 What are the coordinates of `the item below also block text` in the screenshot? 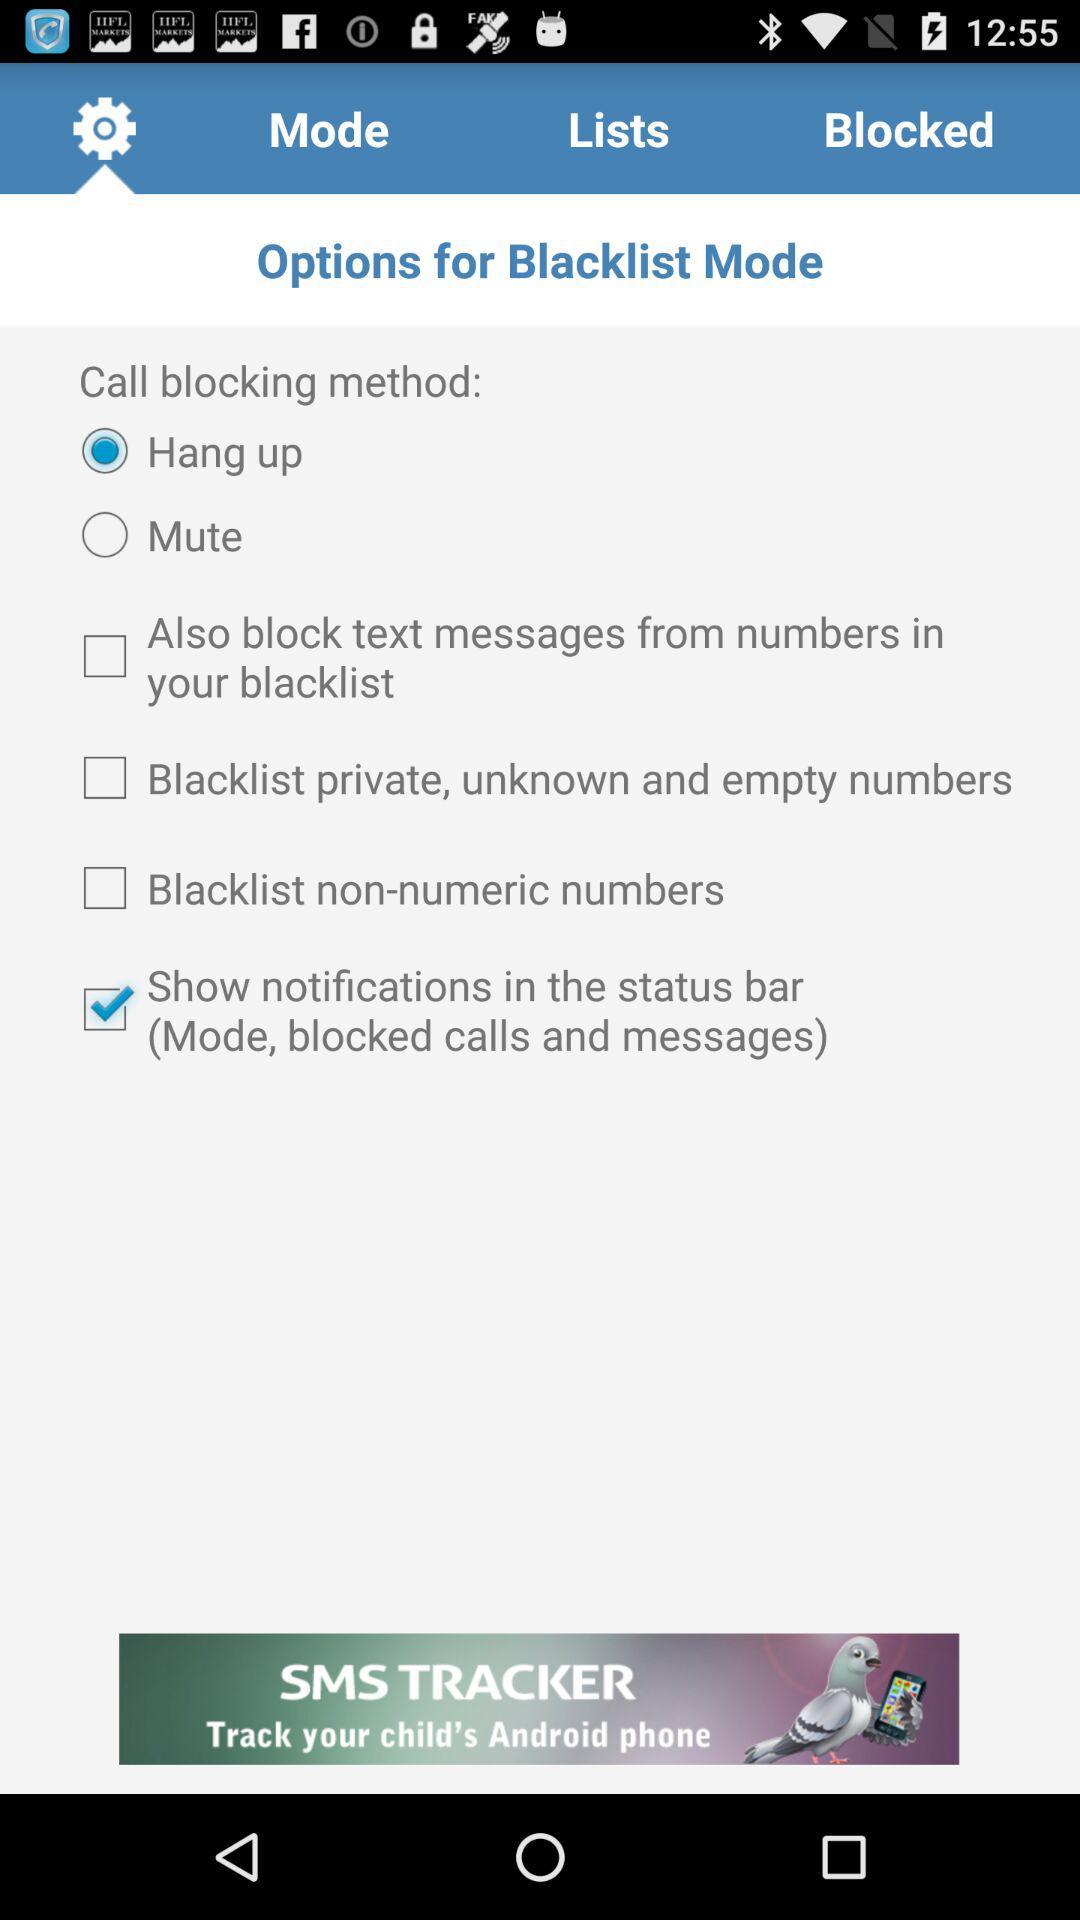 It's located at (540, 776).